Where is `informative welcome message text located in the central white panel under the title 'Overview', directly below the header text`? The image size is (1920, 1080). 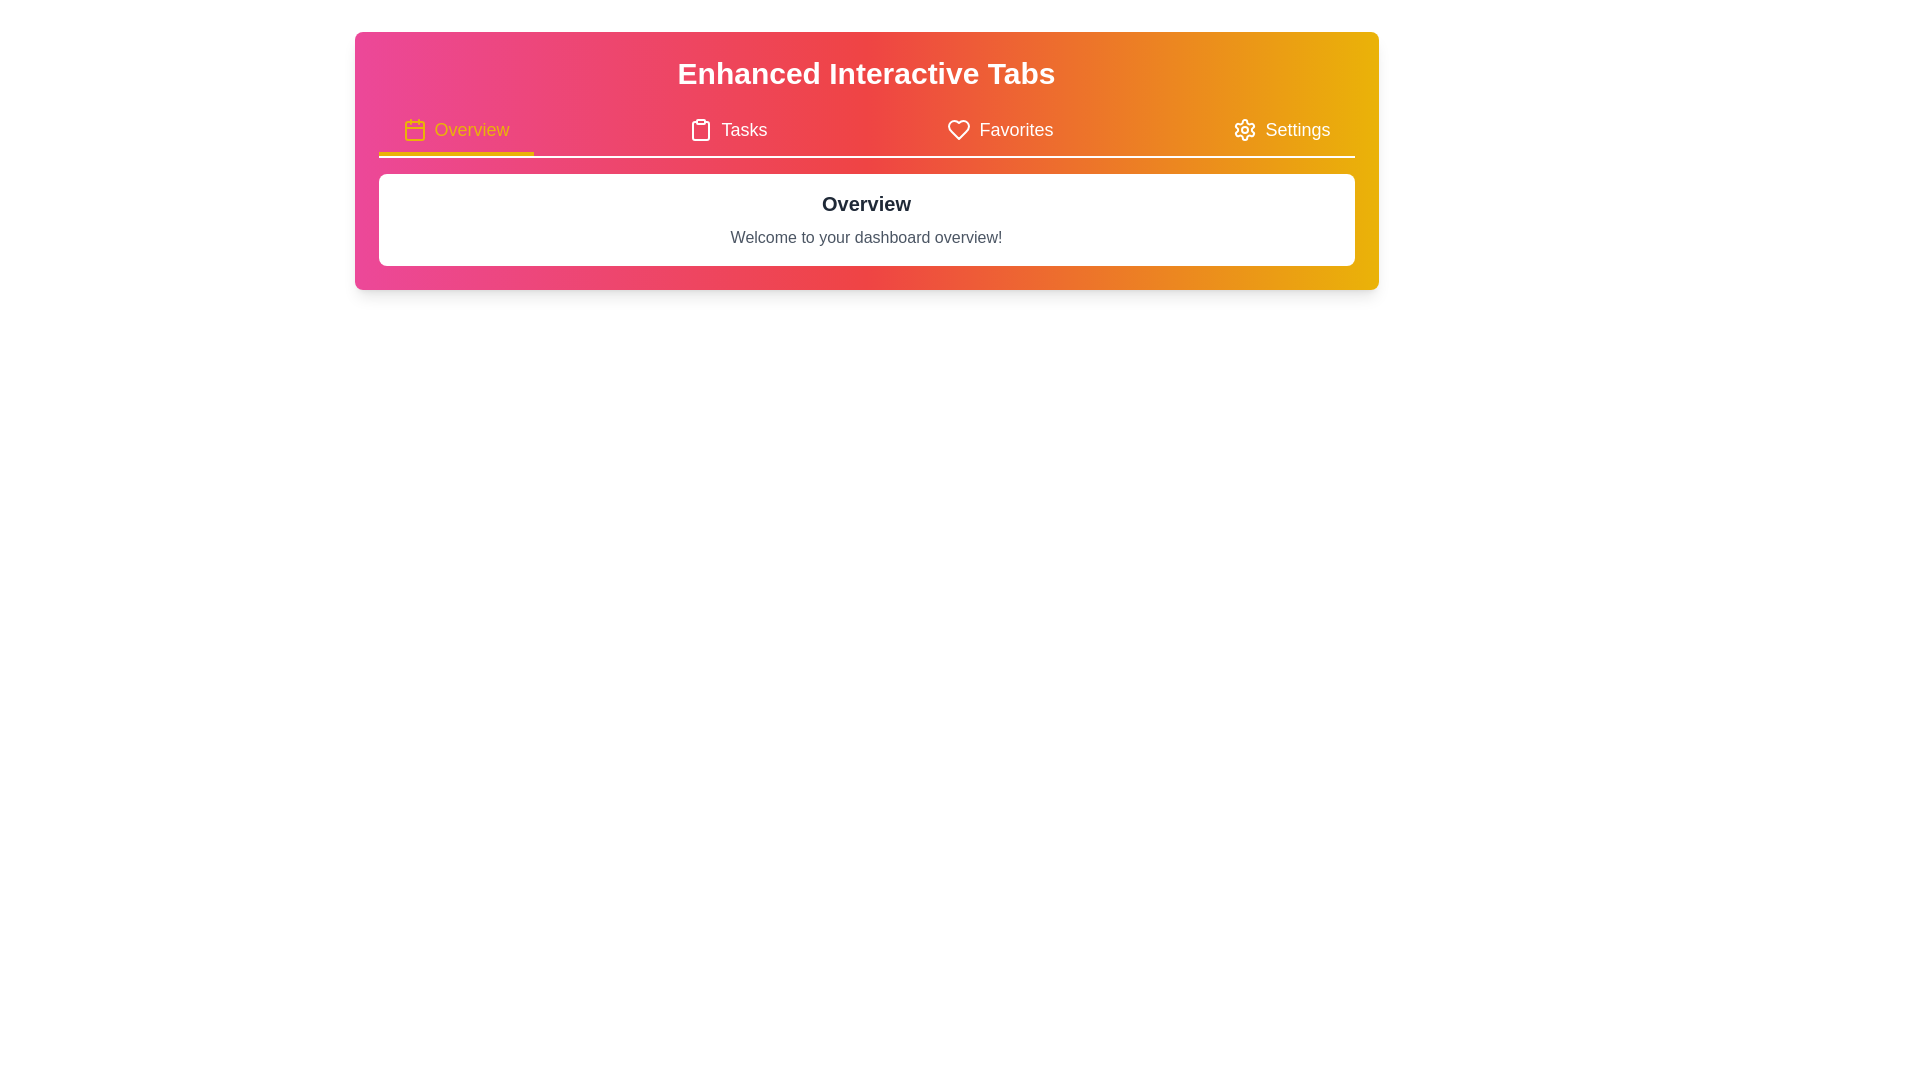
informative welcome message text located in the central white panel under the title 'Overview', directly below the header text is located at coordinates (866, 237).